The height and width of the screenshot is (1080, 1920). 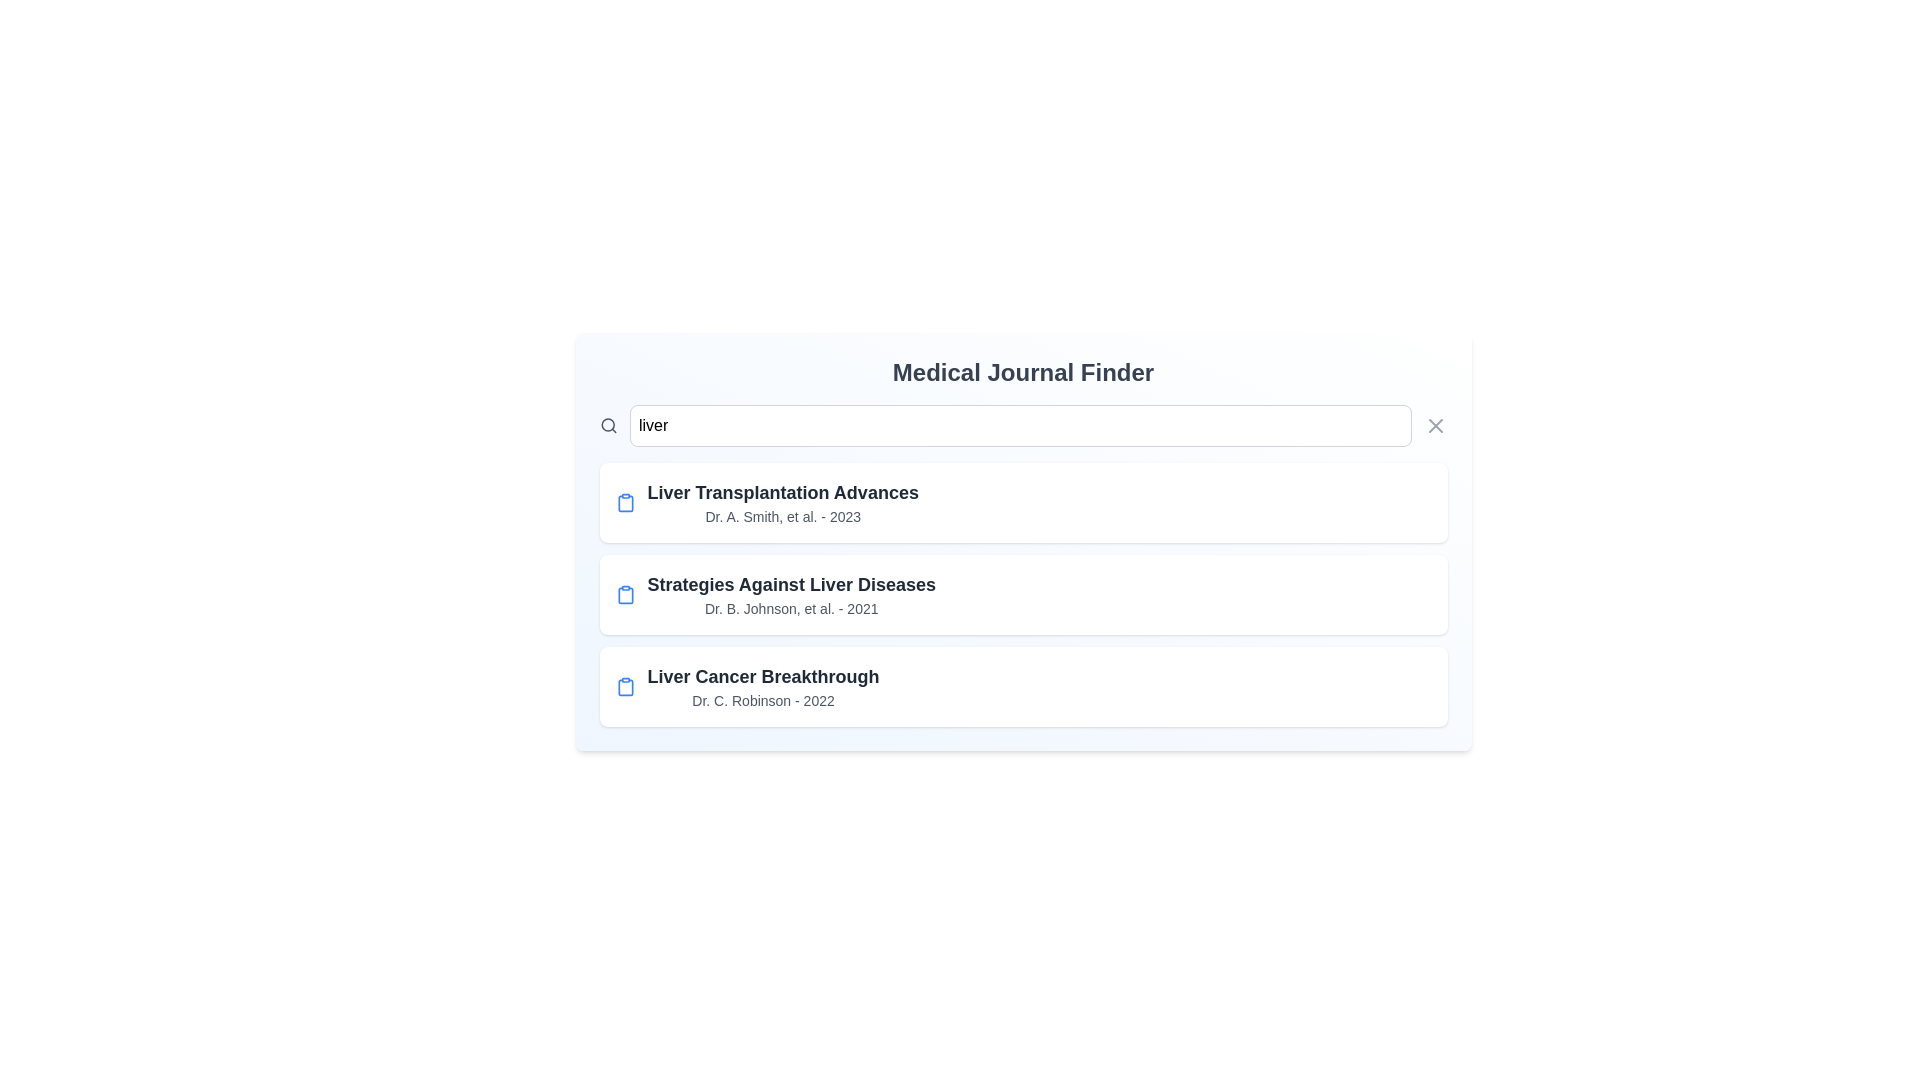 I want to click on the text block titled 'Liver Cancer Breakthrough', so click(x=762, y=685).